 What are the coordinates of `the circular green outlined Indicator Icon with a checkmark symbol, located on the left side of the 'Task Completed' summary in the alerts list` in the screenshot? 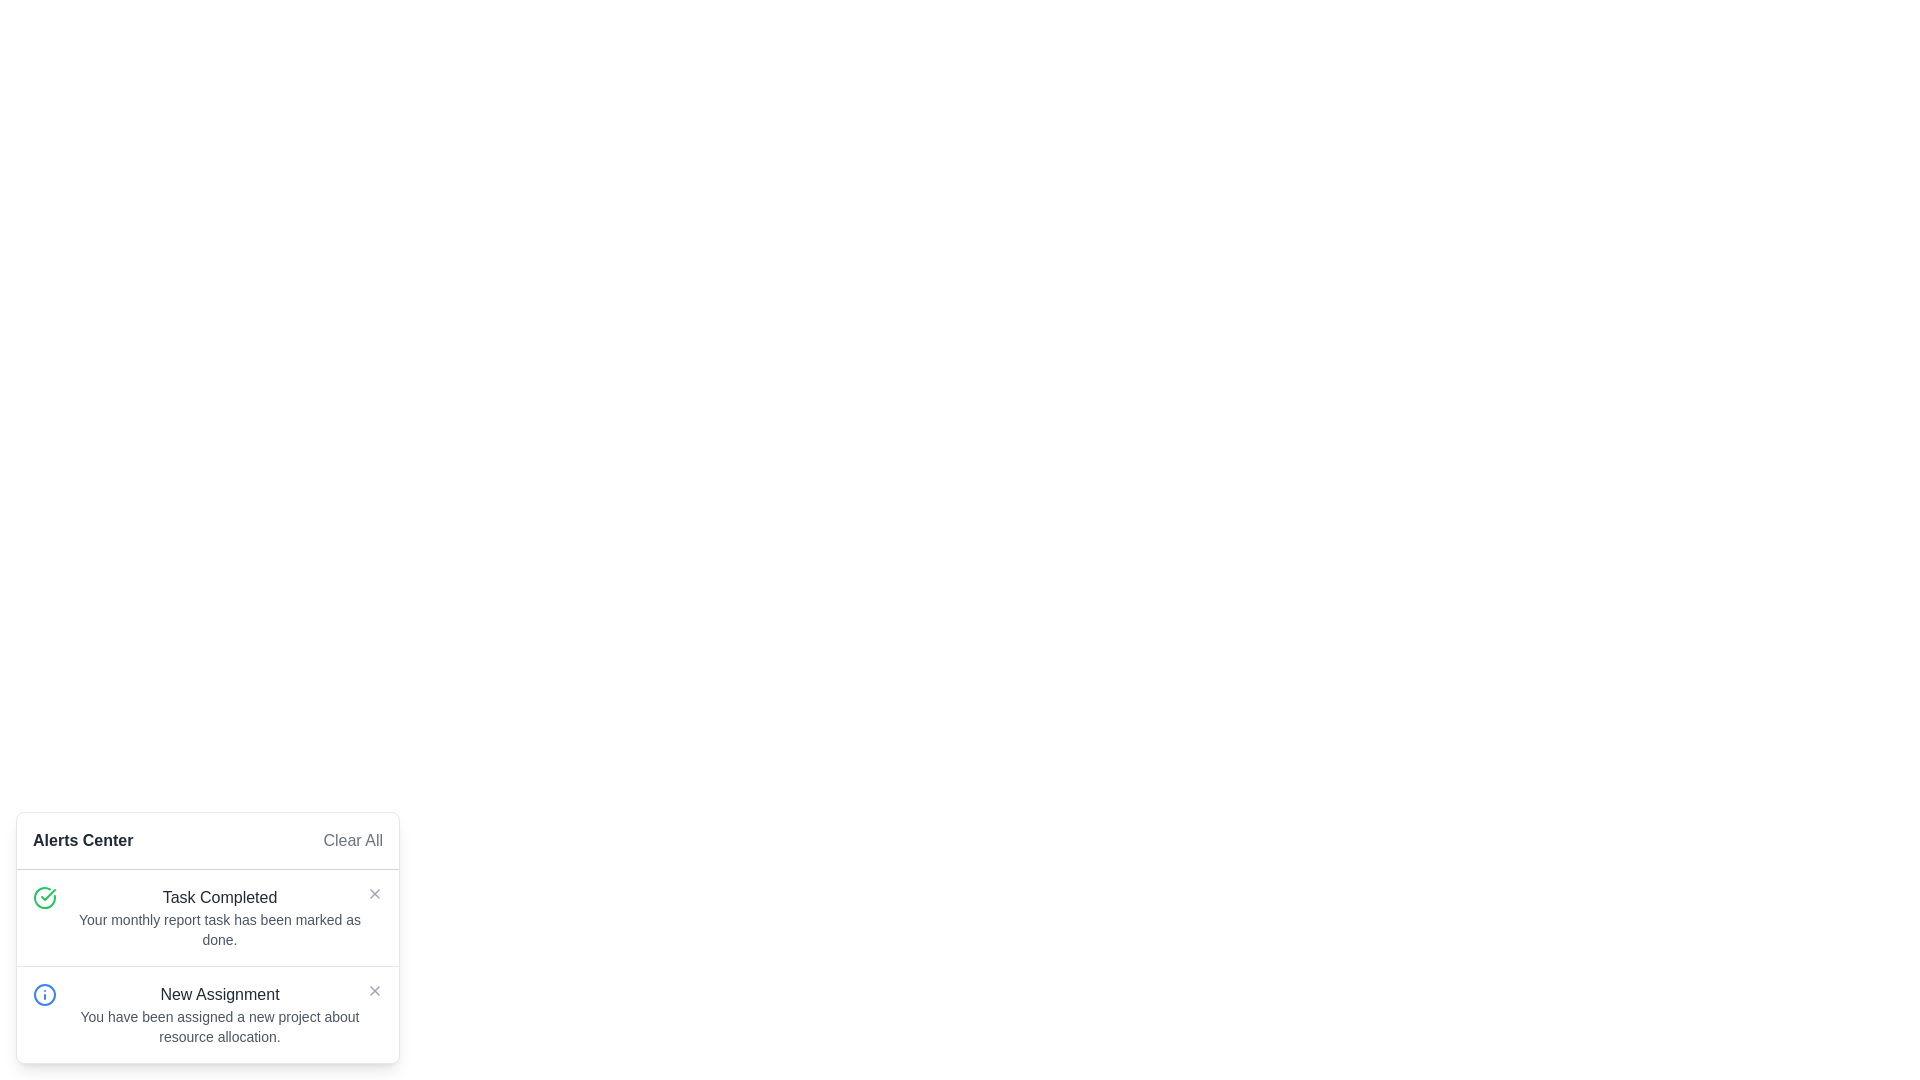 It's located at (44, 897).